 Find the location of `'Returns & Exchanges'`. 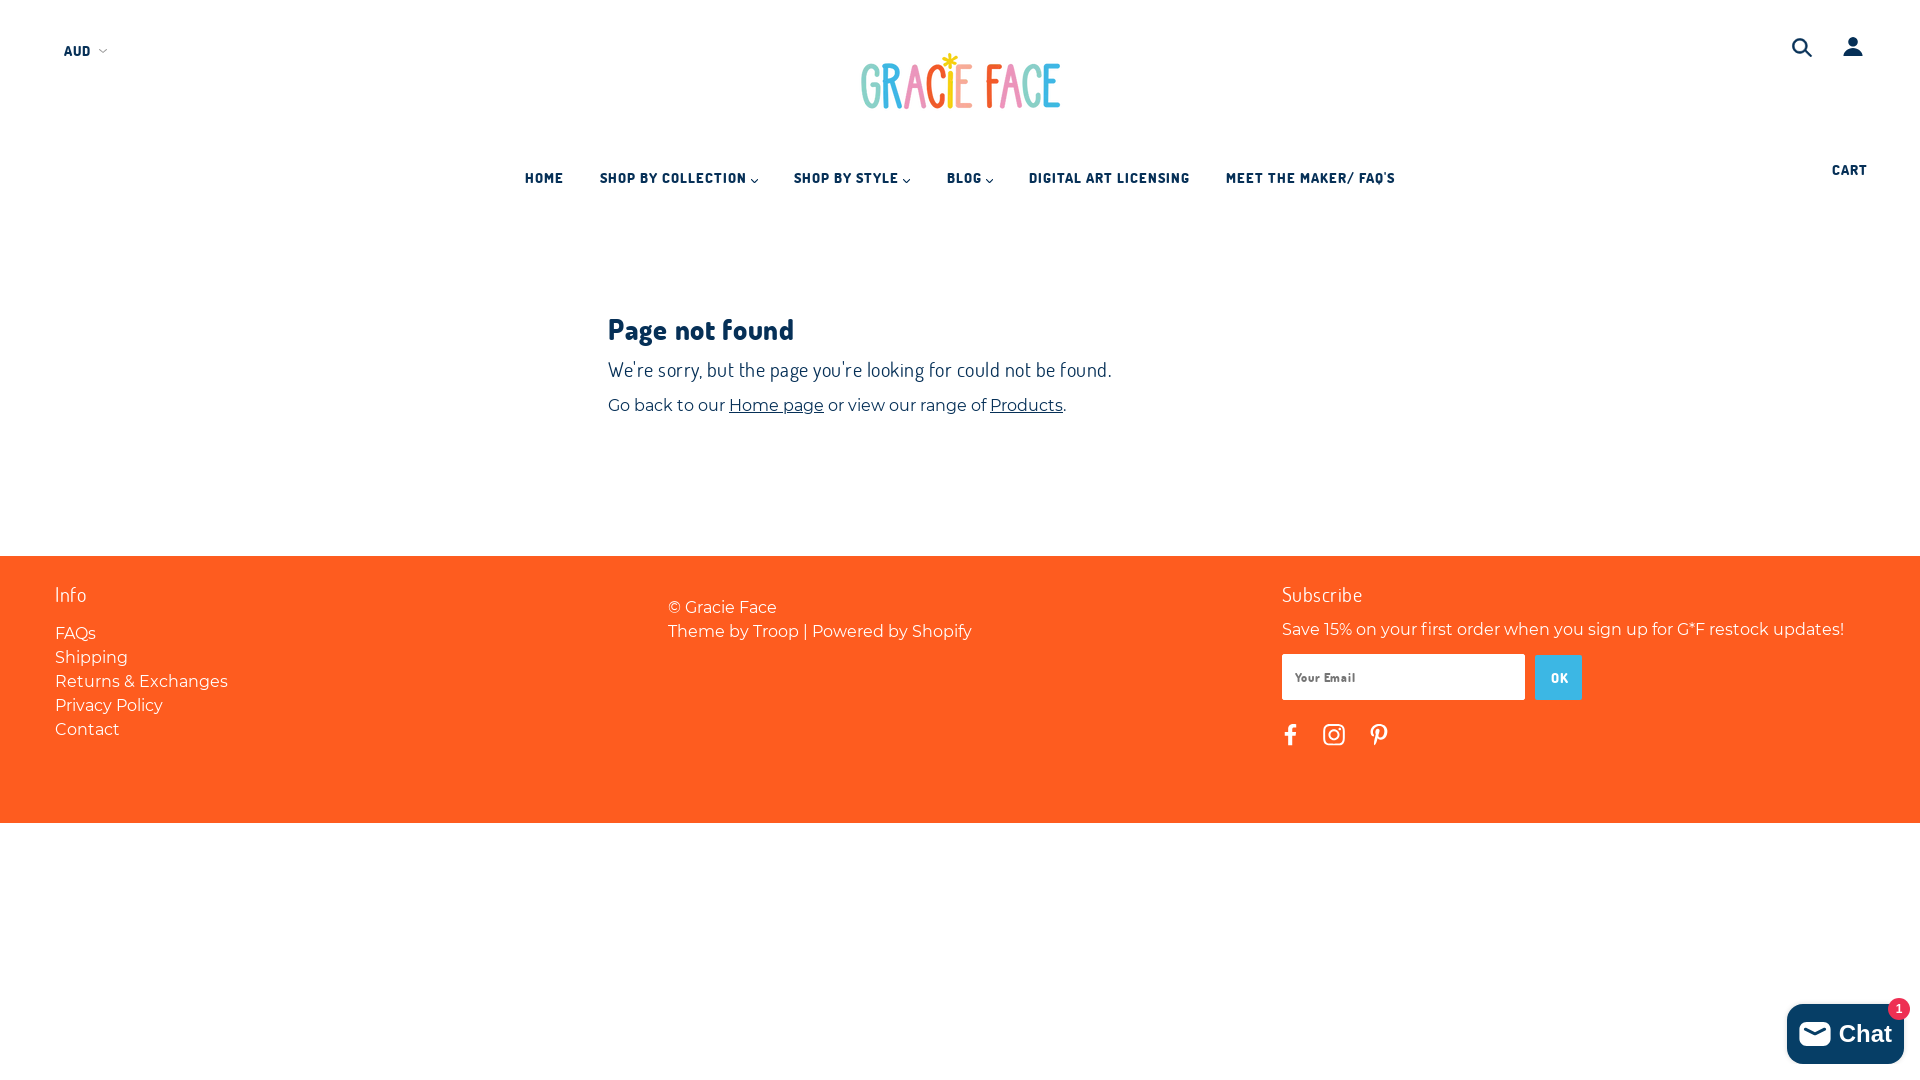

'Returns & Exchanges' is located at coordinates (54, 680).